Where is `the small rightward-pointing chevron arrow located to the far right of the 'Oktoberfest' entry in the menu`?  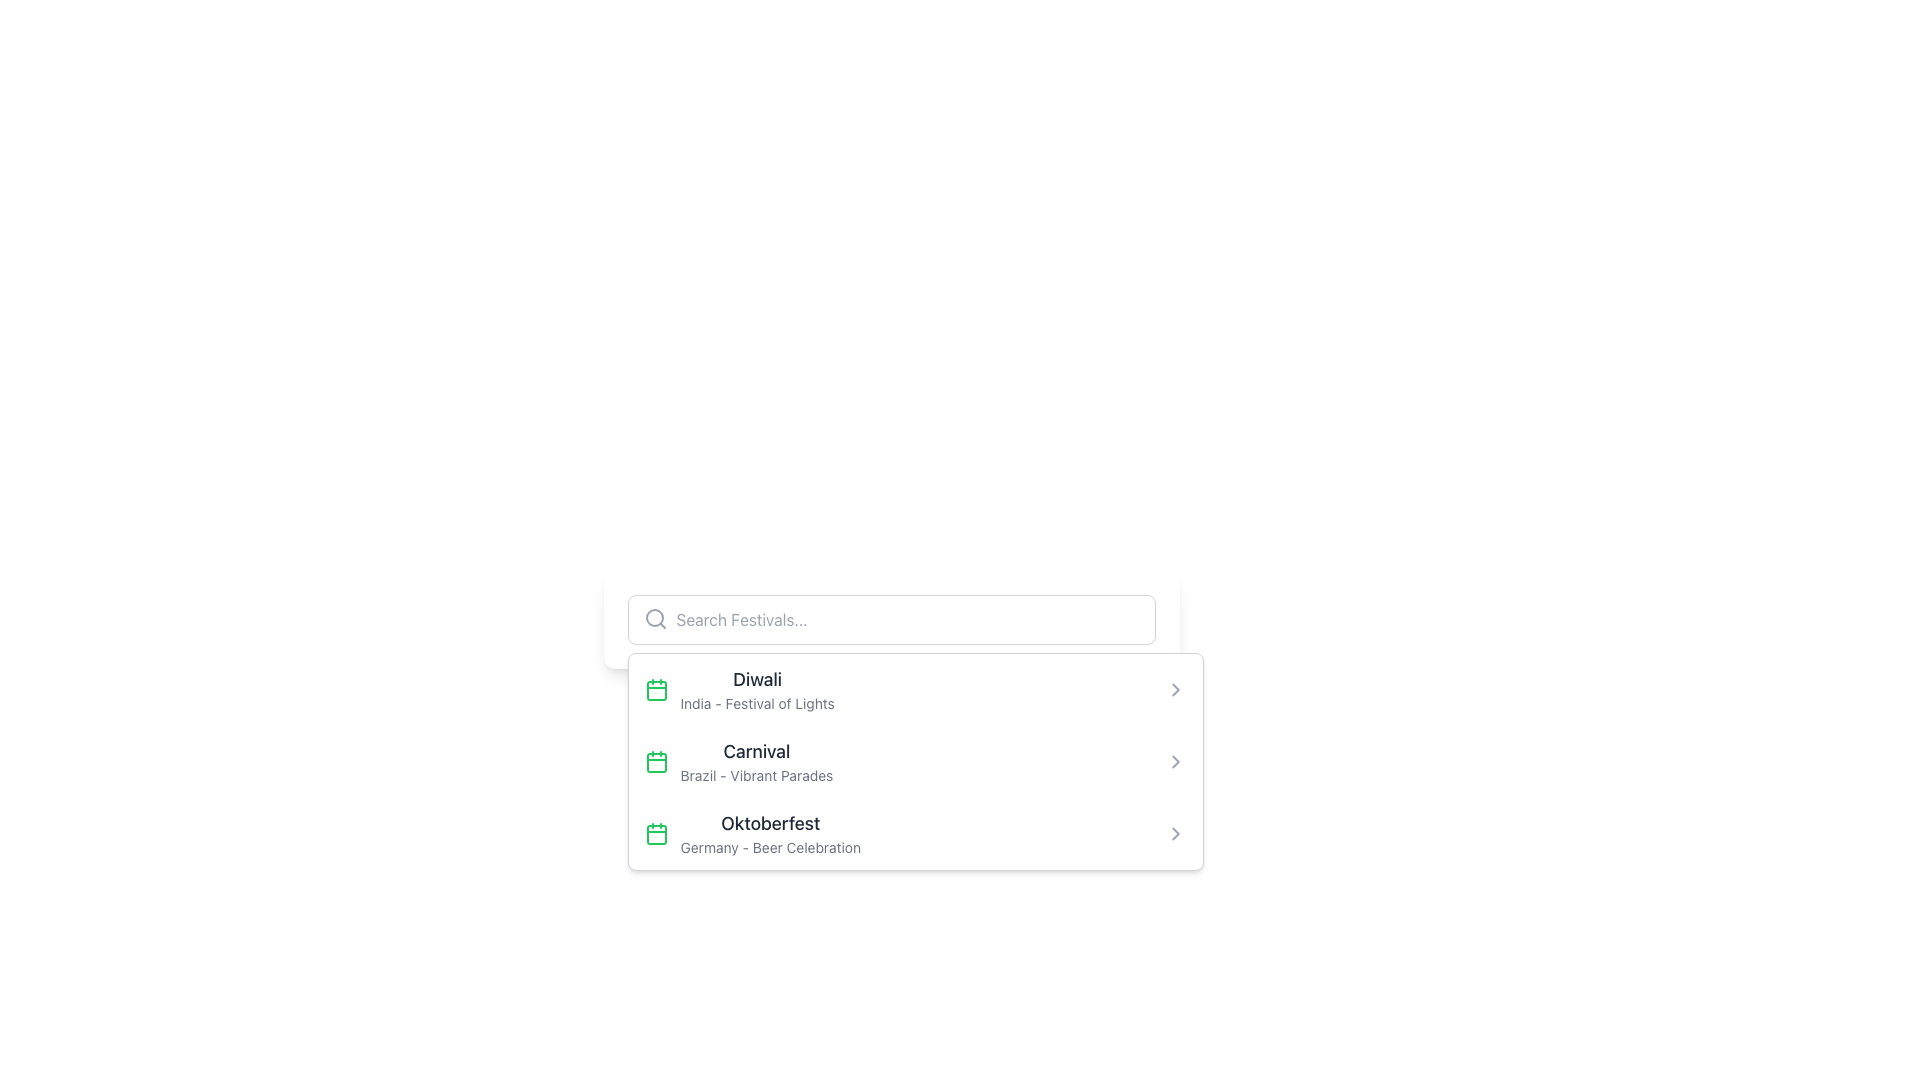
the small rightward-pointing chevron arrow located to the far right of the 'Oktoberfest' entry in the menu is located at coordinates (1175, 833).